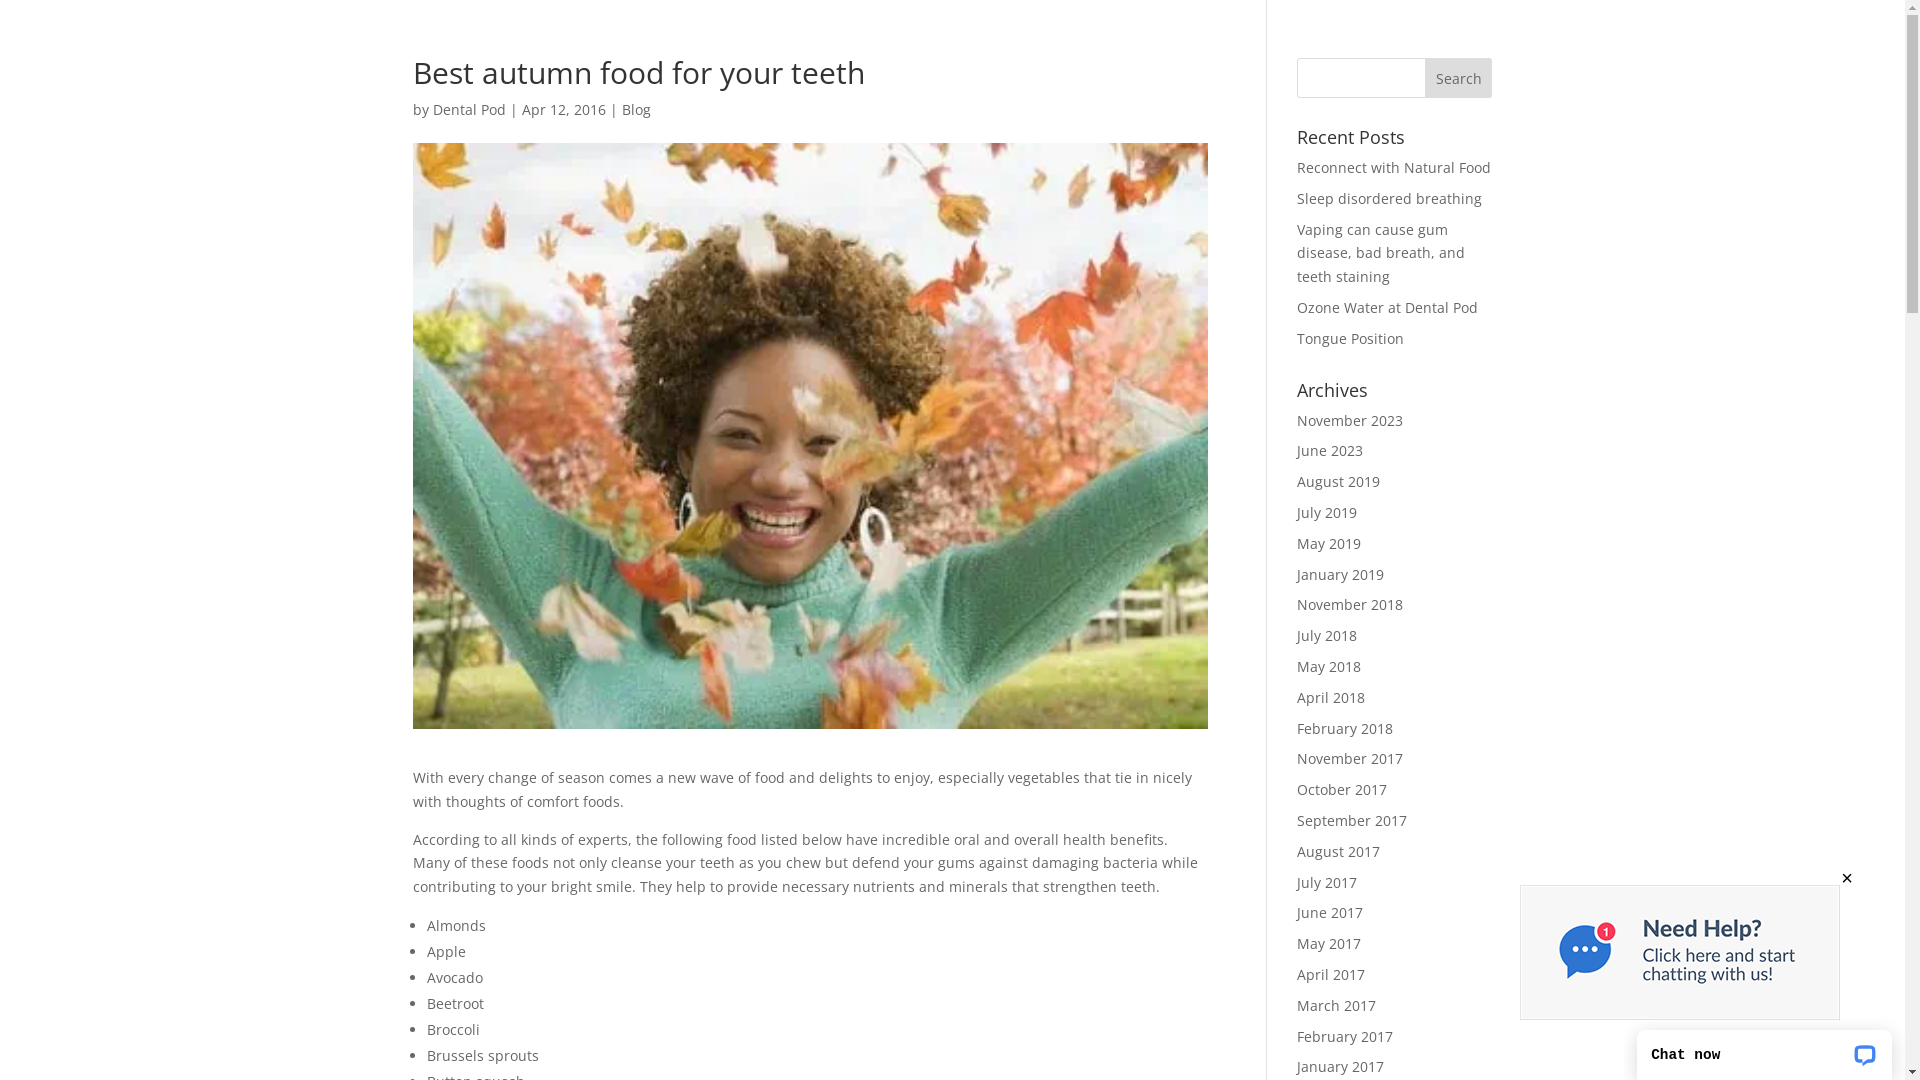 The image size is (1920, 1080). I want to click on 'Dental Pod', so click(467, 109).